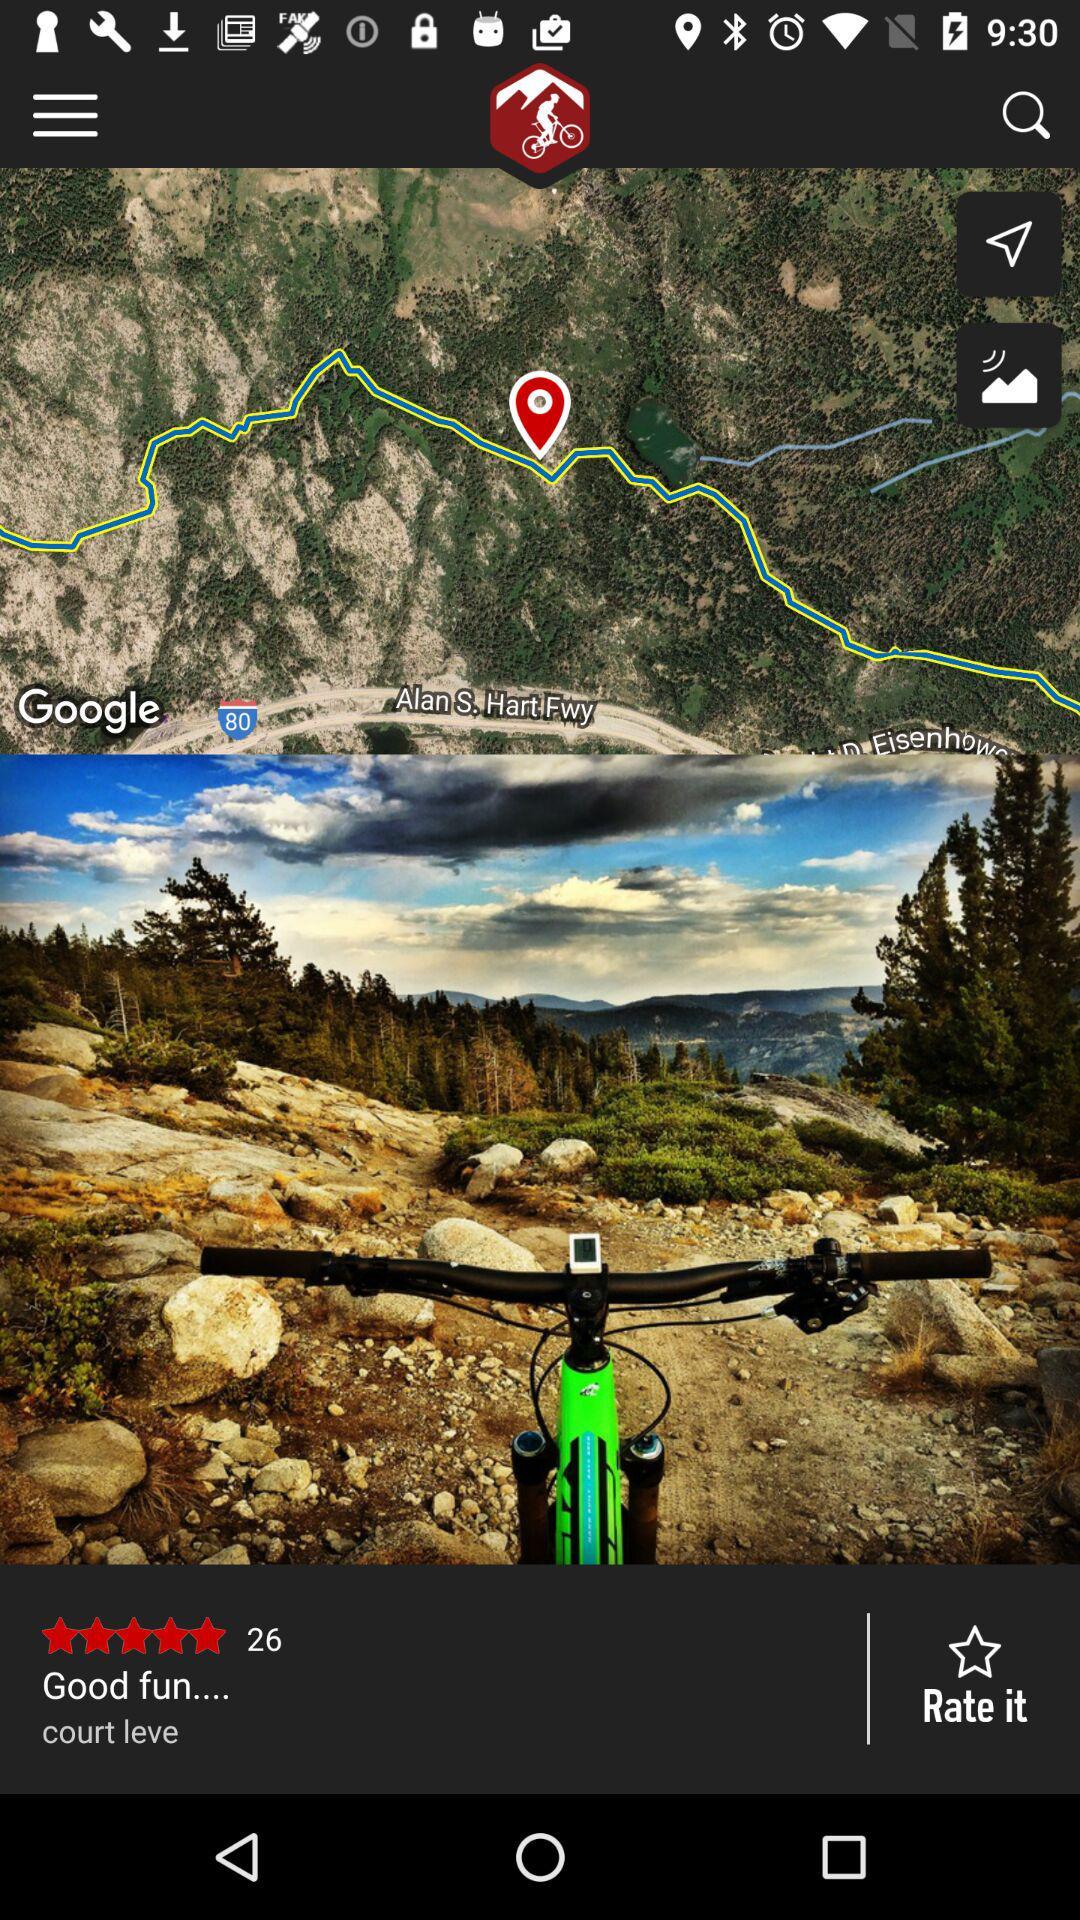  I want to click on the wallpaper icon, so click(1009, 380).